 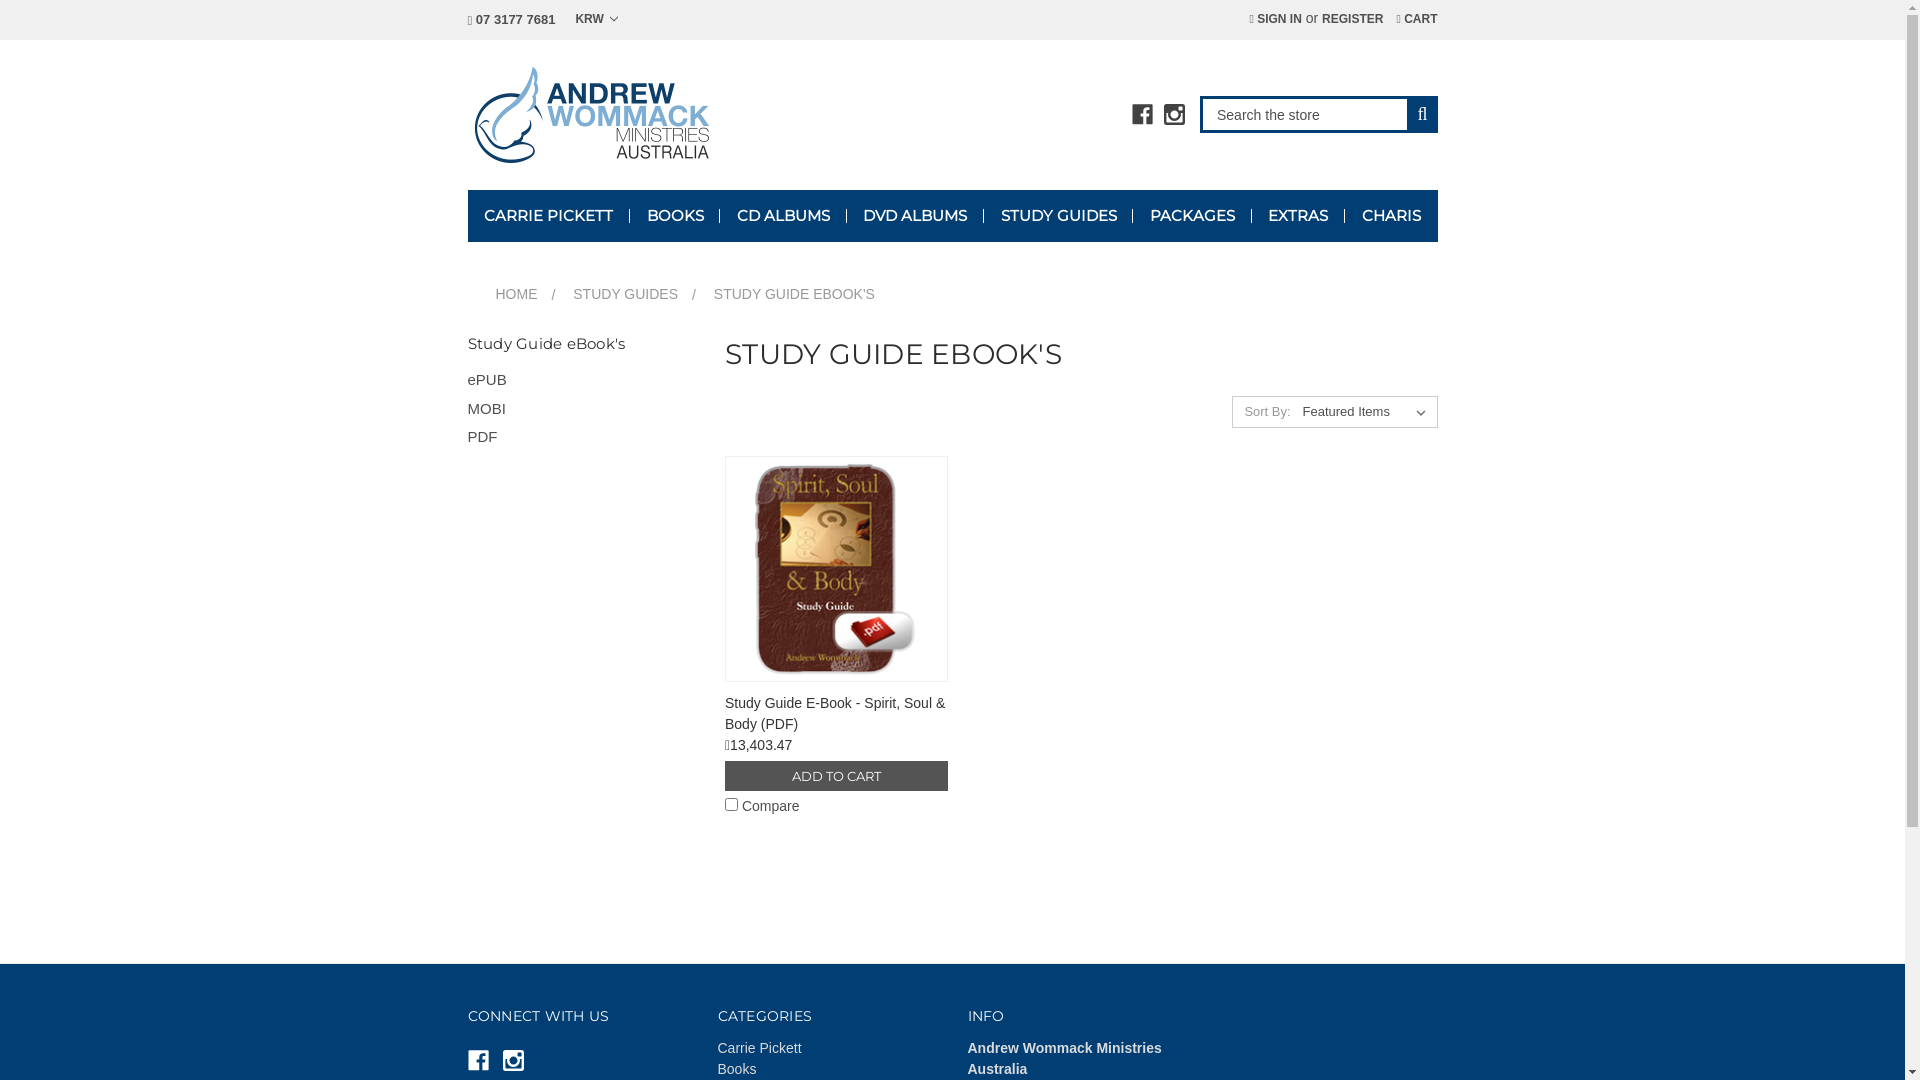 I want to click on 'Books', so click(x=718, y=1067).